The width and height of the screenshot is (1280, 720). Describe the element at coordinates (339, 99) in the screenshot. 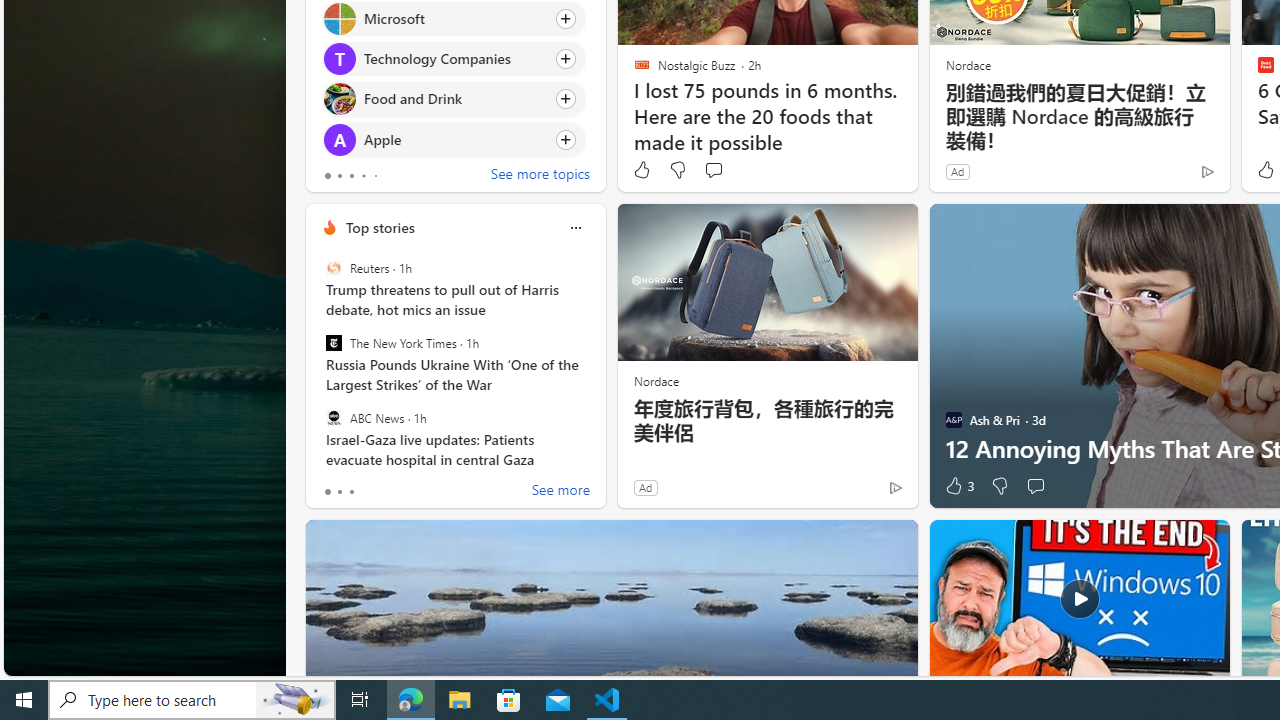

I see `'Food and Drink'` at that location.